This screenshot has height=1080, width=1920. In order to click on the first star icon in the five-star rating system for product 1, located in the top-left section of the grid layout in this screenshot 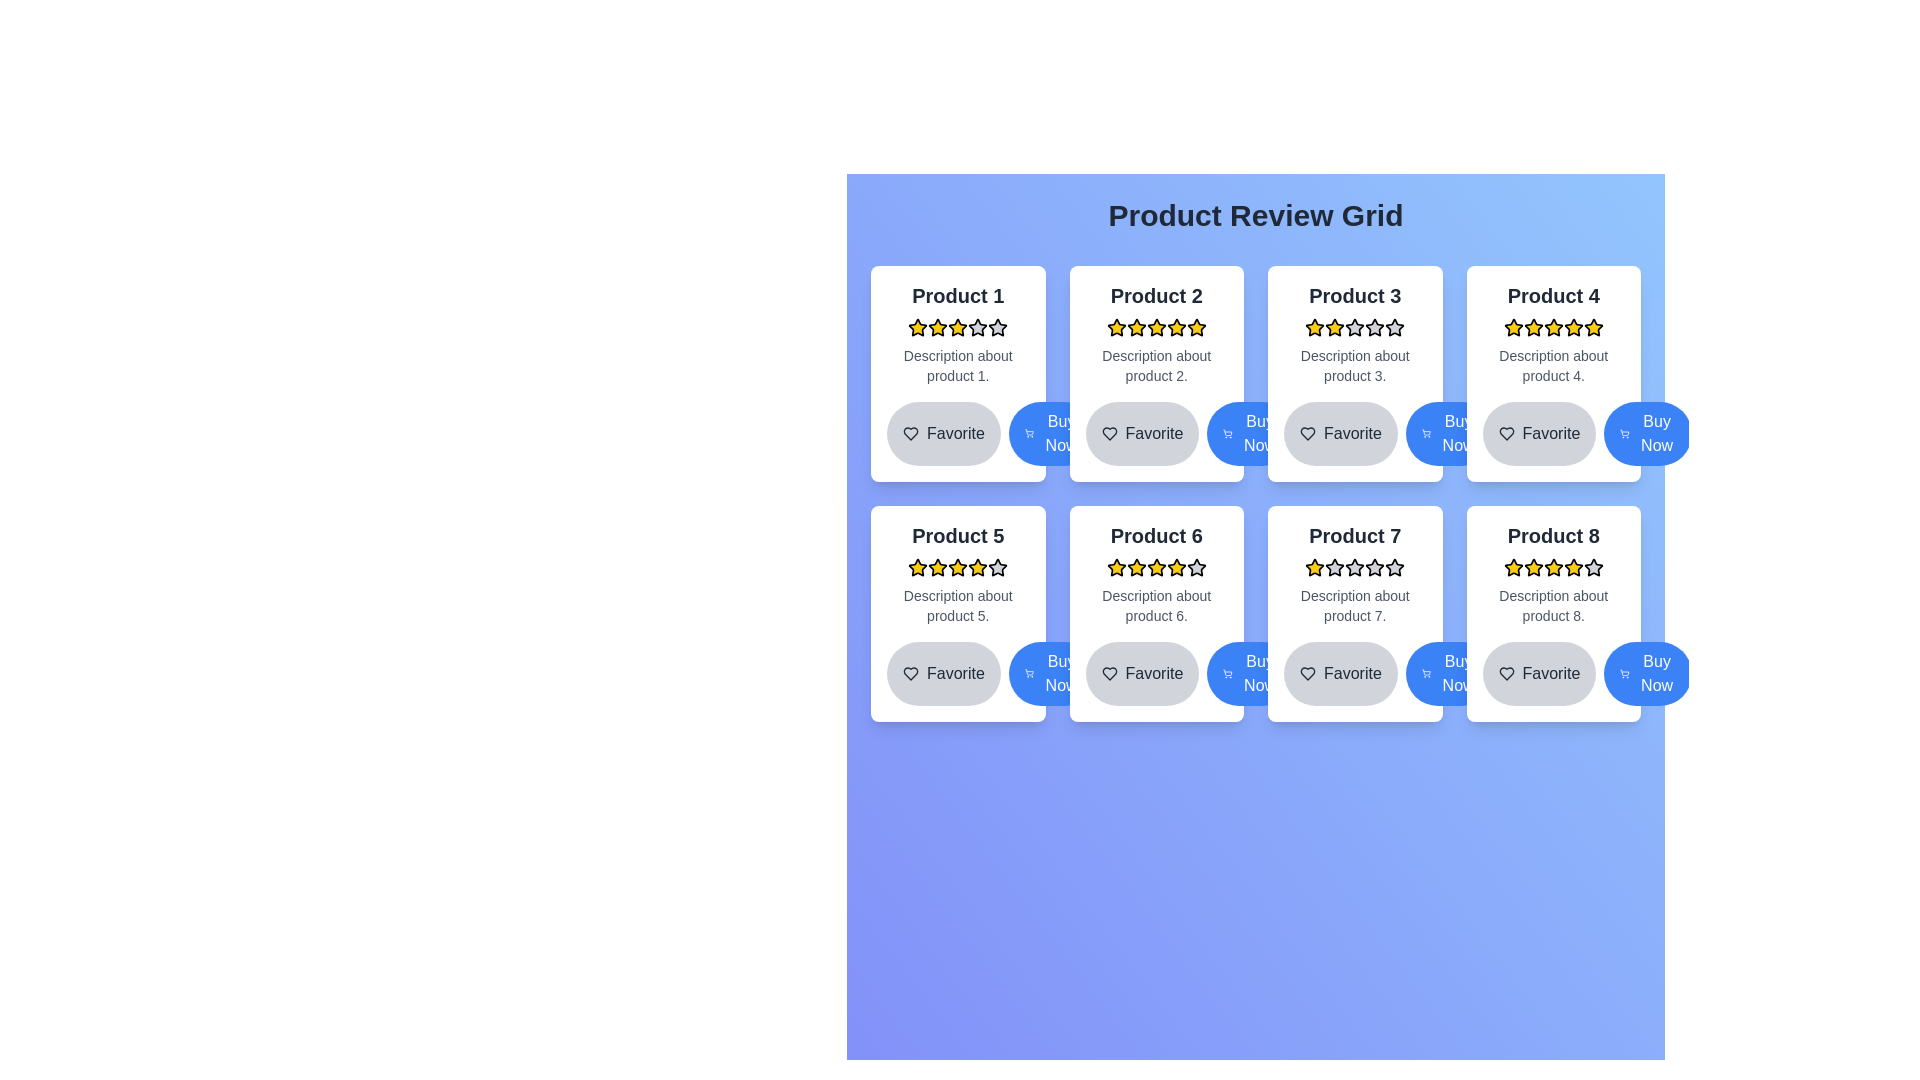, I will do `click(917, 326)`.